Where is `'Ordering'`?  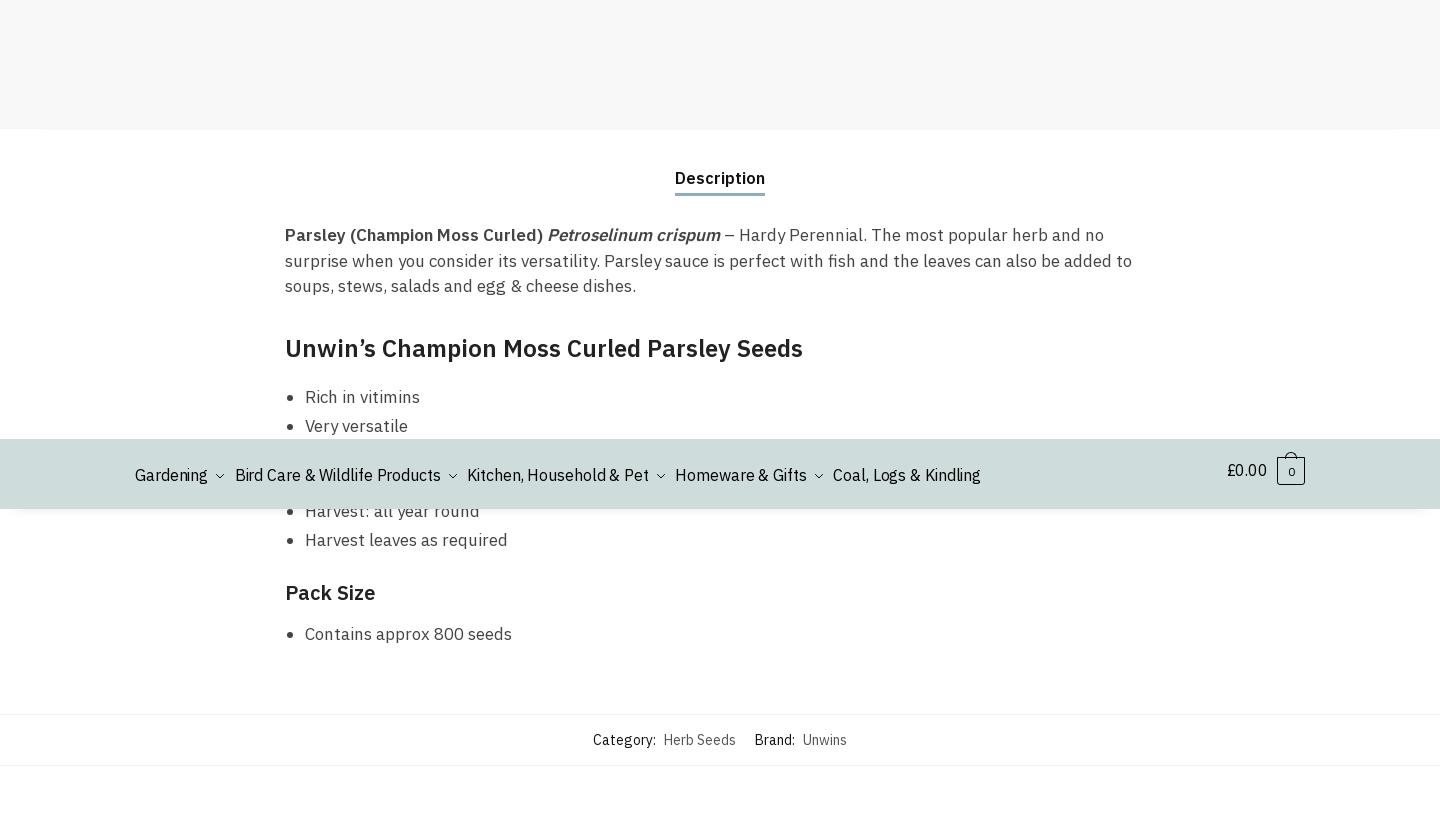 'Ordering' is located at coordinates (975, 101).